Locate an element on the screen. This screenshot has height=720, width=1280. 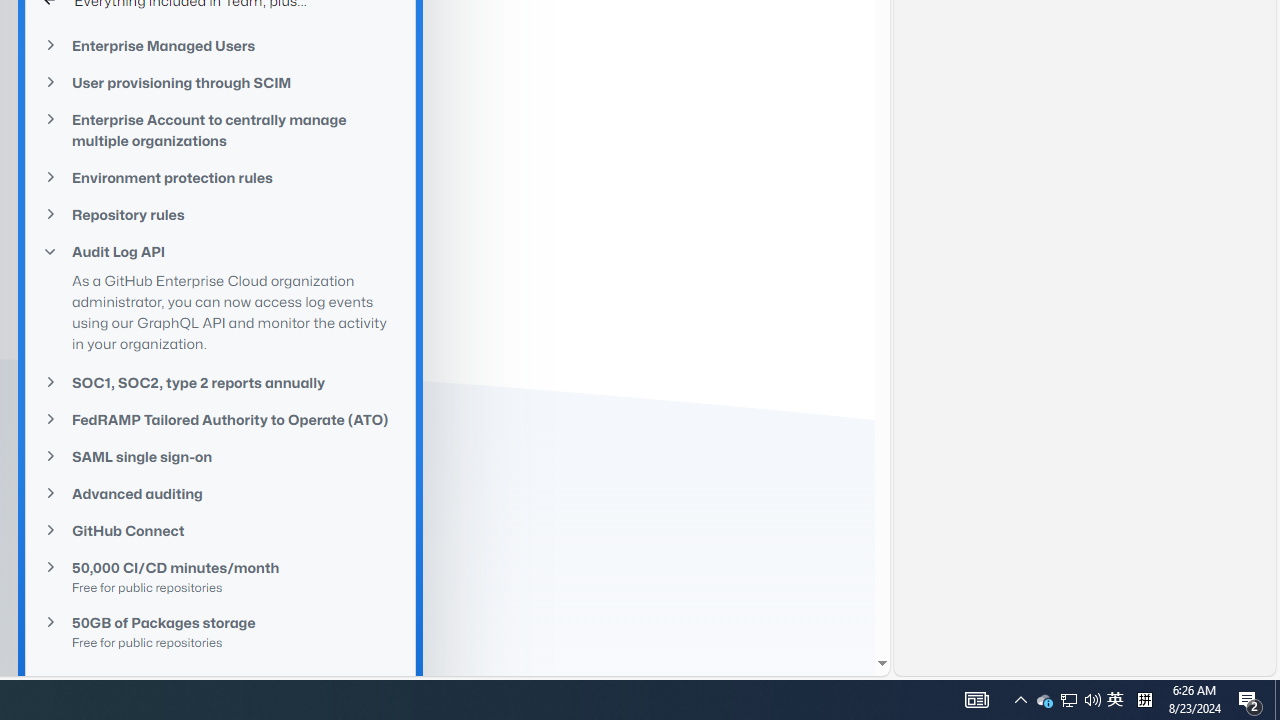
'50,000 CI/CD minutes/month Free for public repositories' is located at coordinates (220, 576).